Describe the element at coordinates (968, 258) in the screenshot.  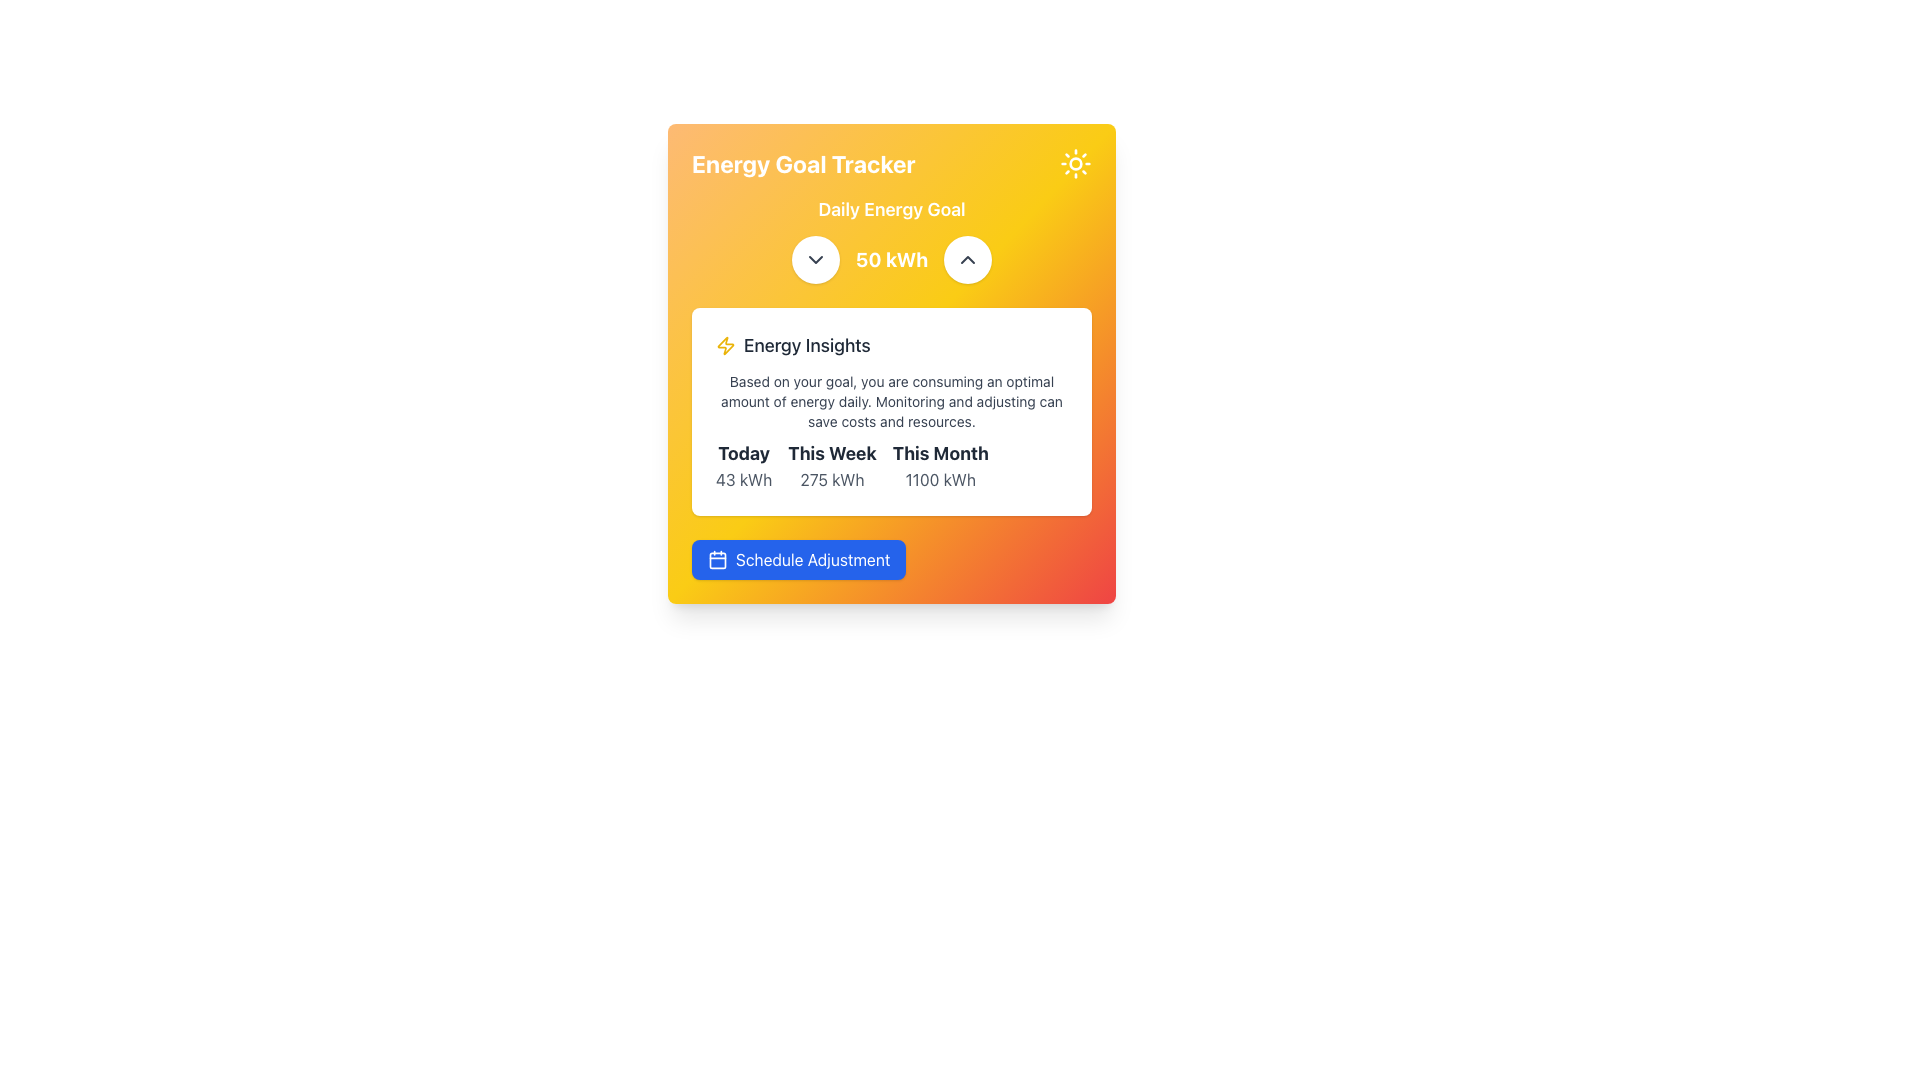
I see `the chevron icon in the upper-right corner of the 'Daily Energy Goal' section, which is positioned directly above the text '50 kWh'` at that location.